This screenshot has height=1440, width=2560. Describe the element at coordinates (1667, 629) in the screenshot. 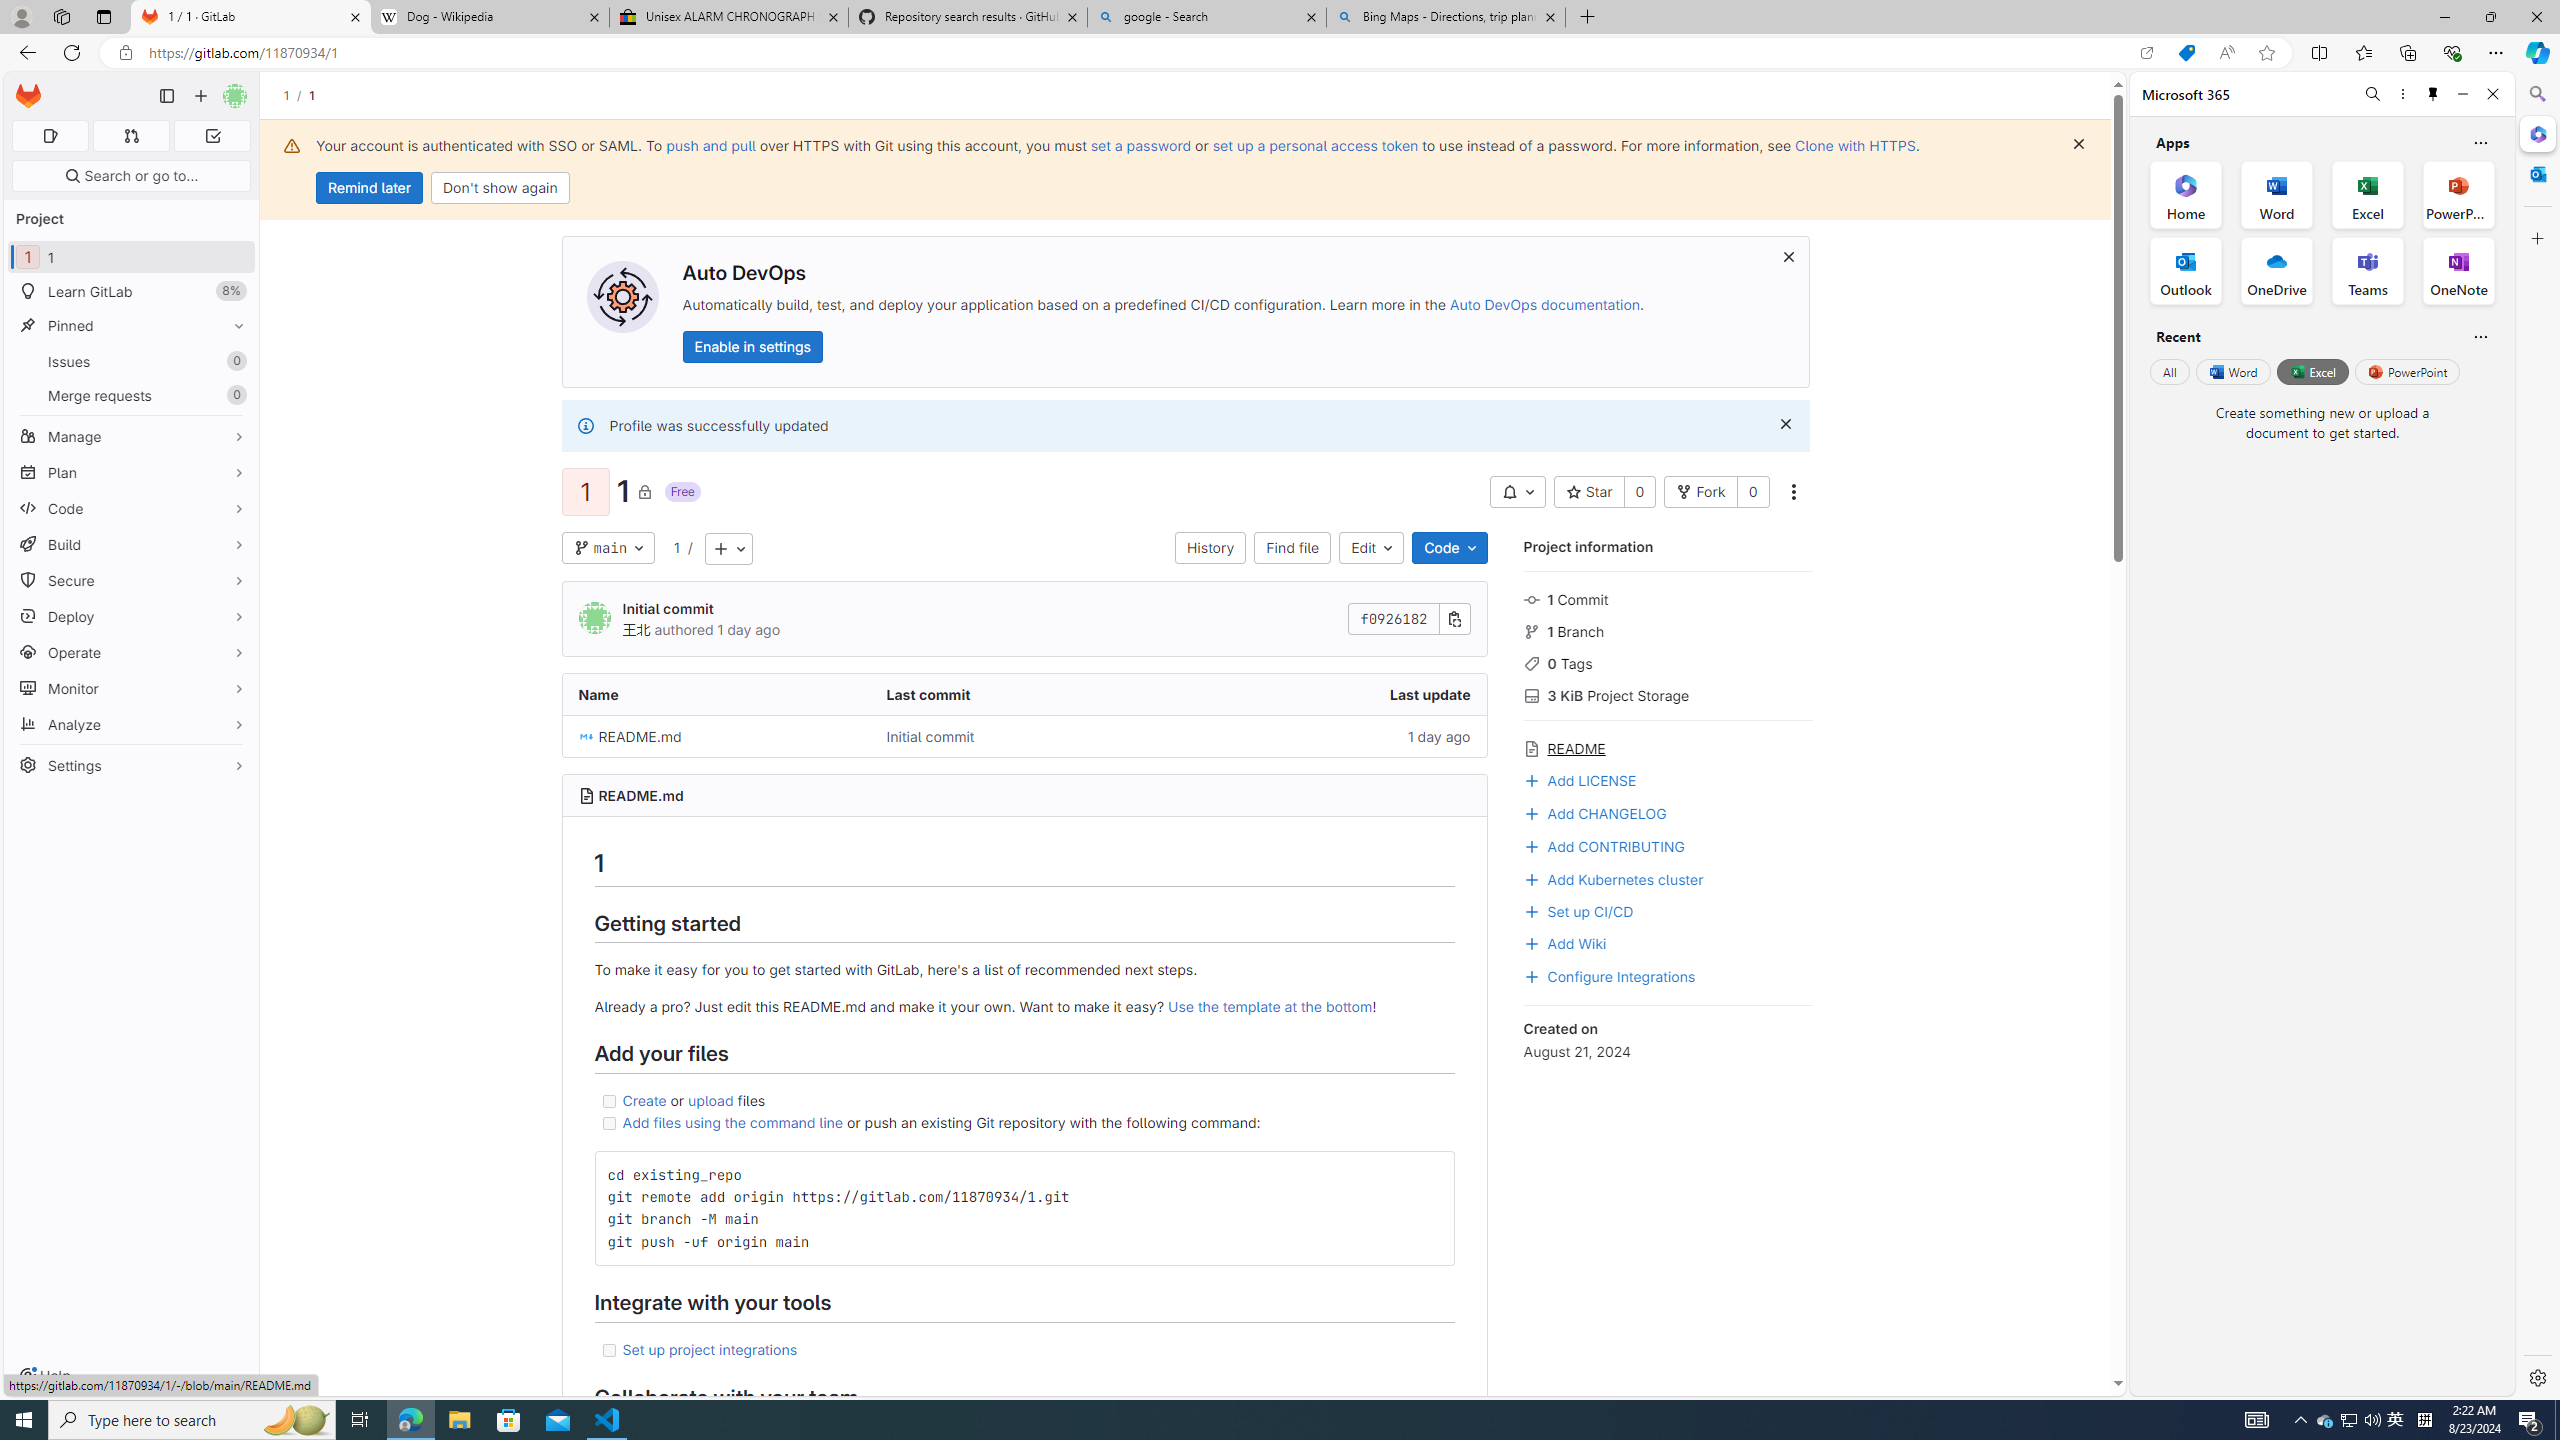

I see `'1 Branch'` at that location.